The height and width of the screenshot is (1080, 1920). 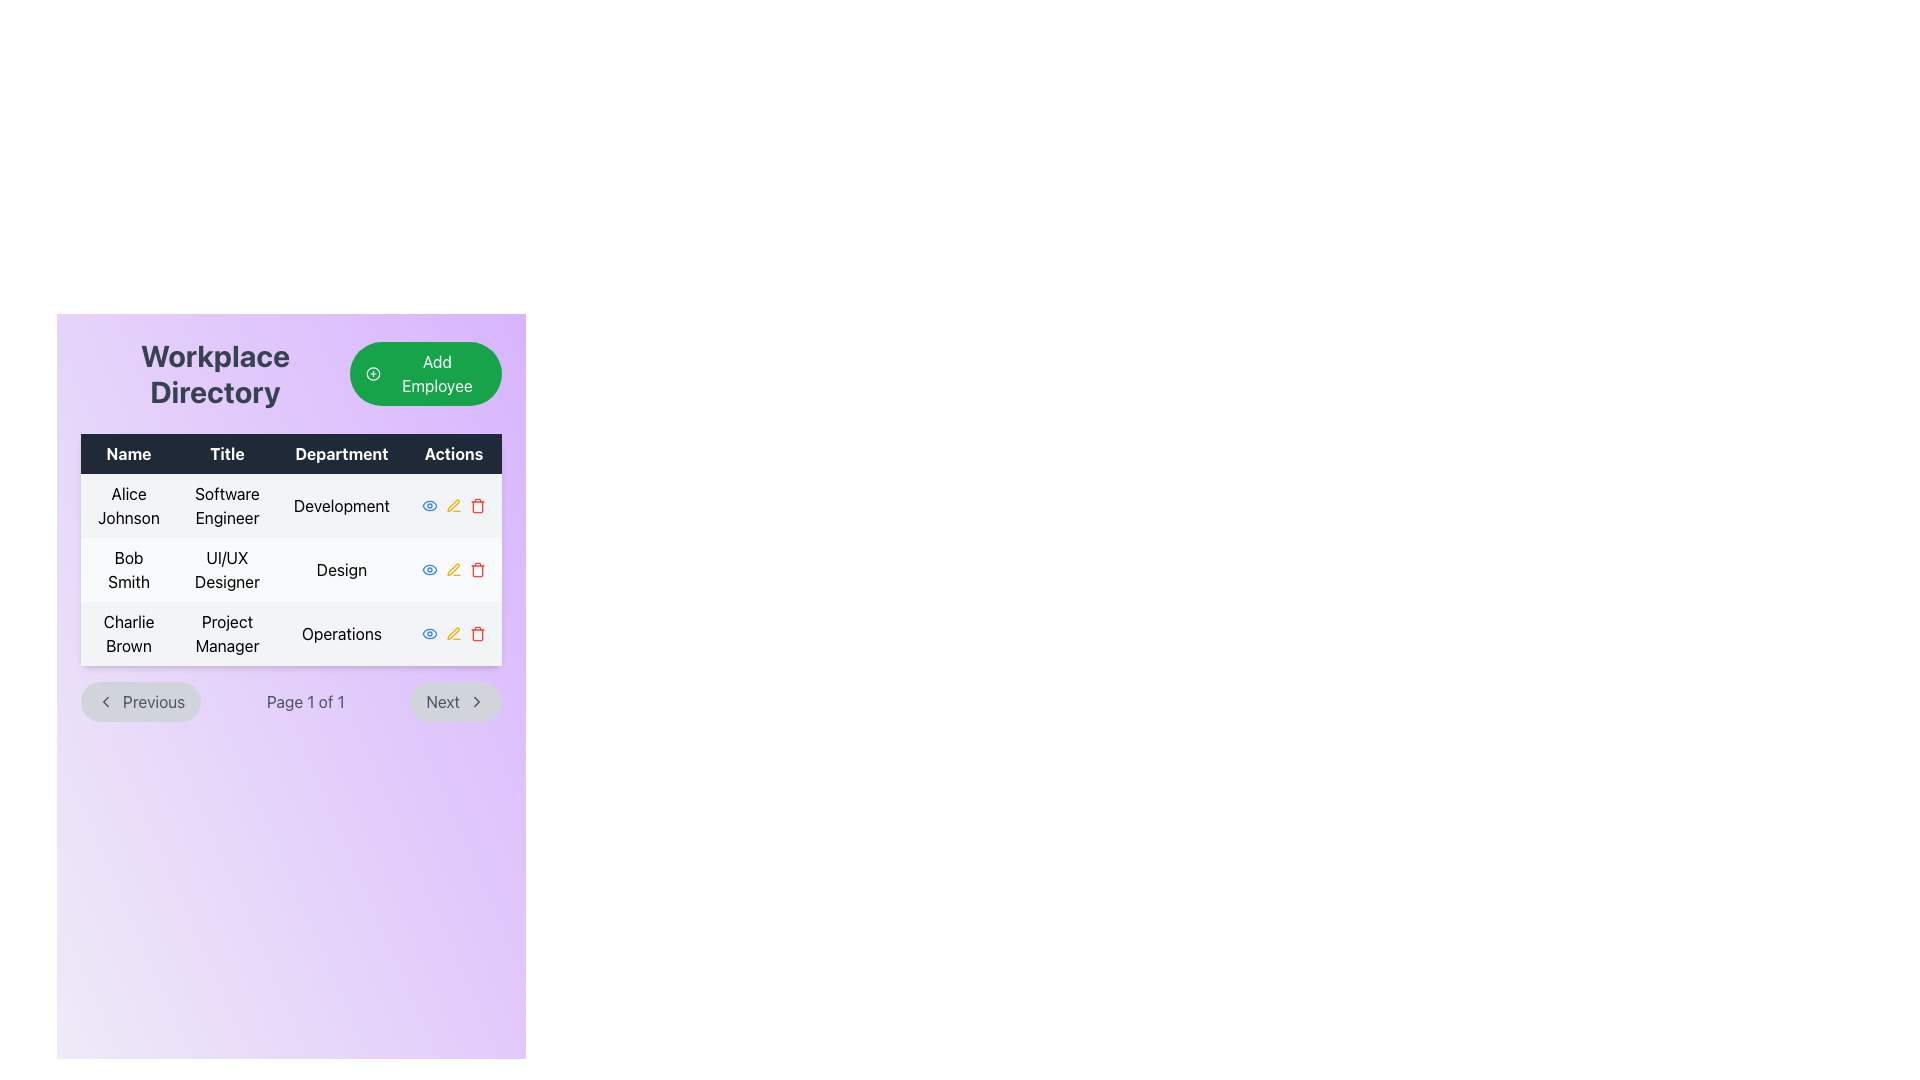 What do you see at coordinates (227, 633) in the screenshot?
I see `the Text Label containing the text 'Project Manager' located in the third row under the 'Title' column of a table, aligning with 'Charlie Brown' and 'Operations'` at bounding box center [227, 633].